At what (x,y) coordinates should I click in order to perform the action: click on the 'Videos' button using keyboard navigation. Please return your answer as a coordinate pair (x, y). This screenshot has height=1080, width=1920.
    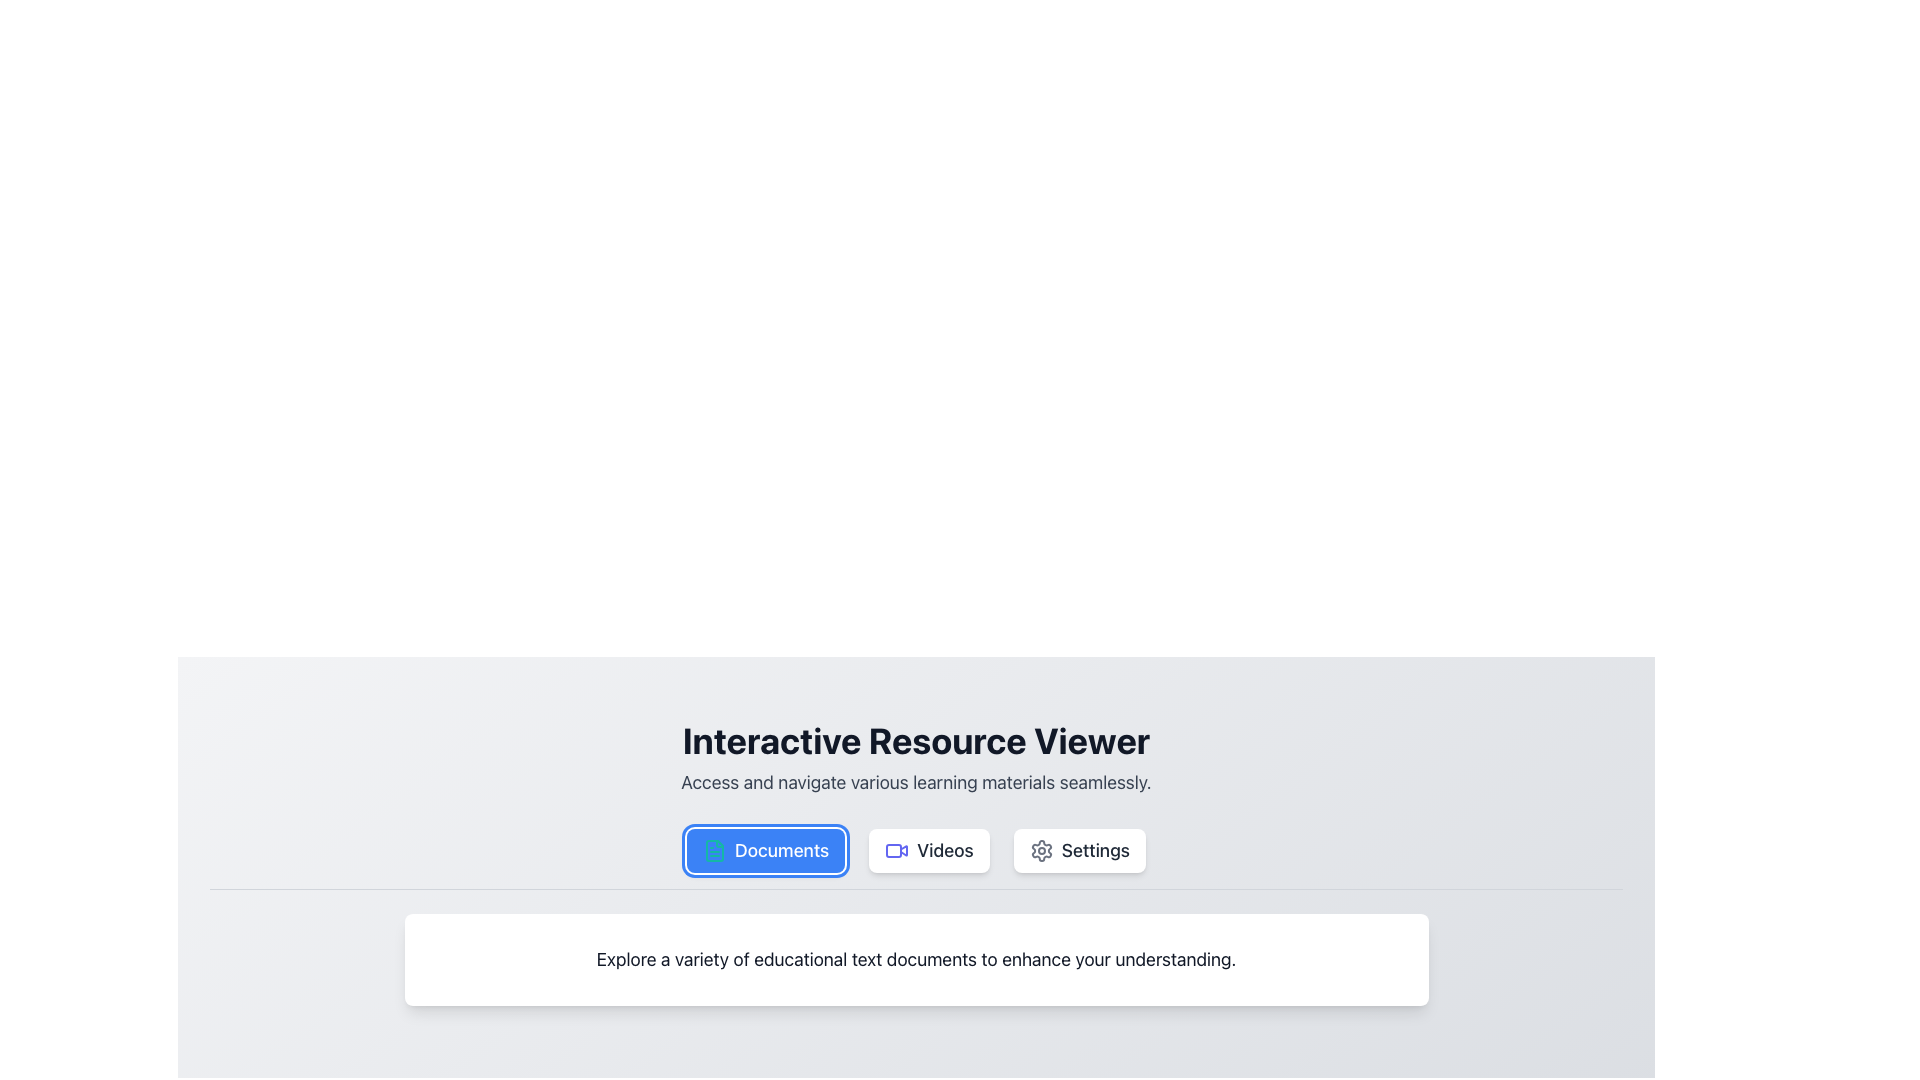
    Looking at the image, I should click on (896, 851).